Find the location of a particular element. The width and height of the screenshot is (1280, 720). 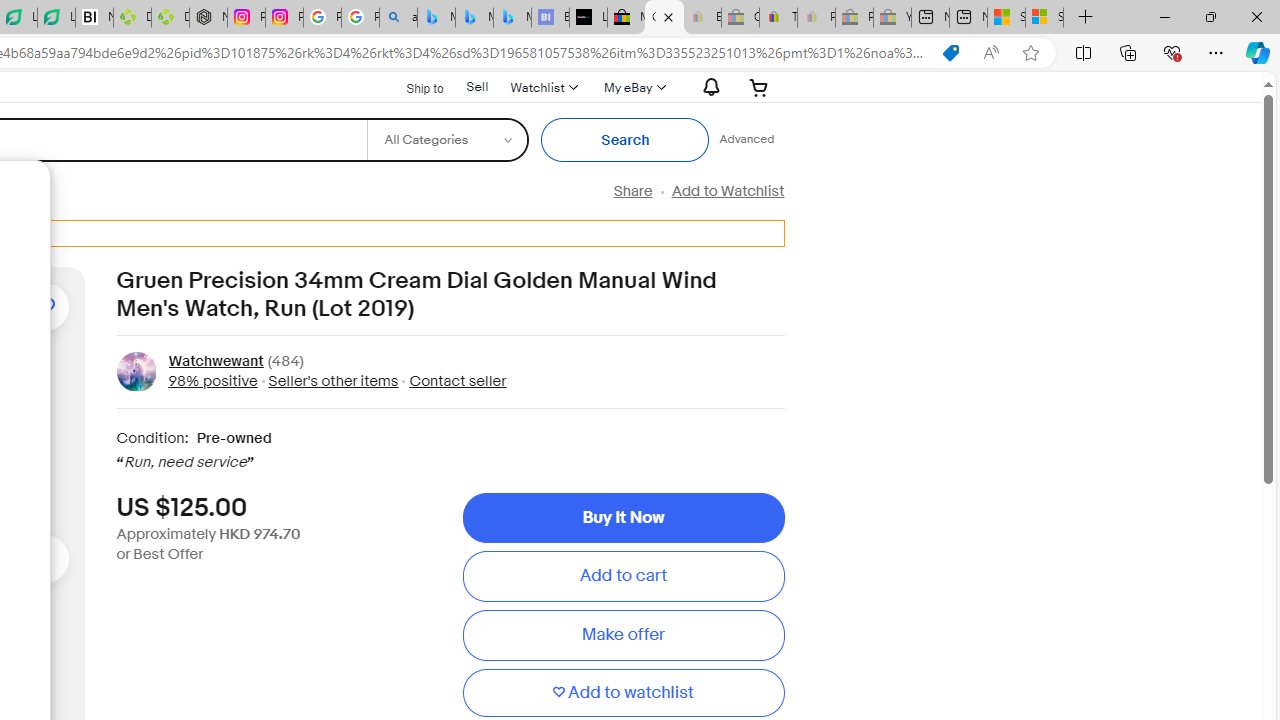

'Make offer' is located at coordinates (622, 635).